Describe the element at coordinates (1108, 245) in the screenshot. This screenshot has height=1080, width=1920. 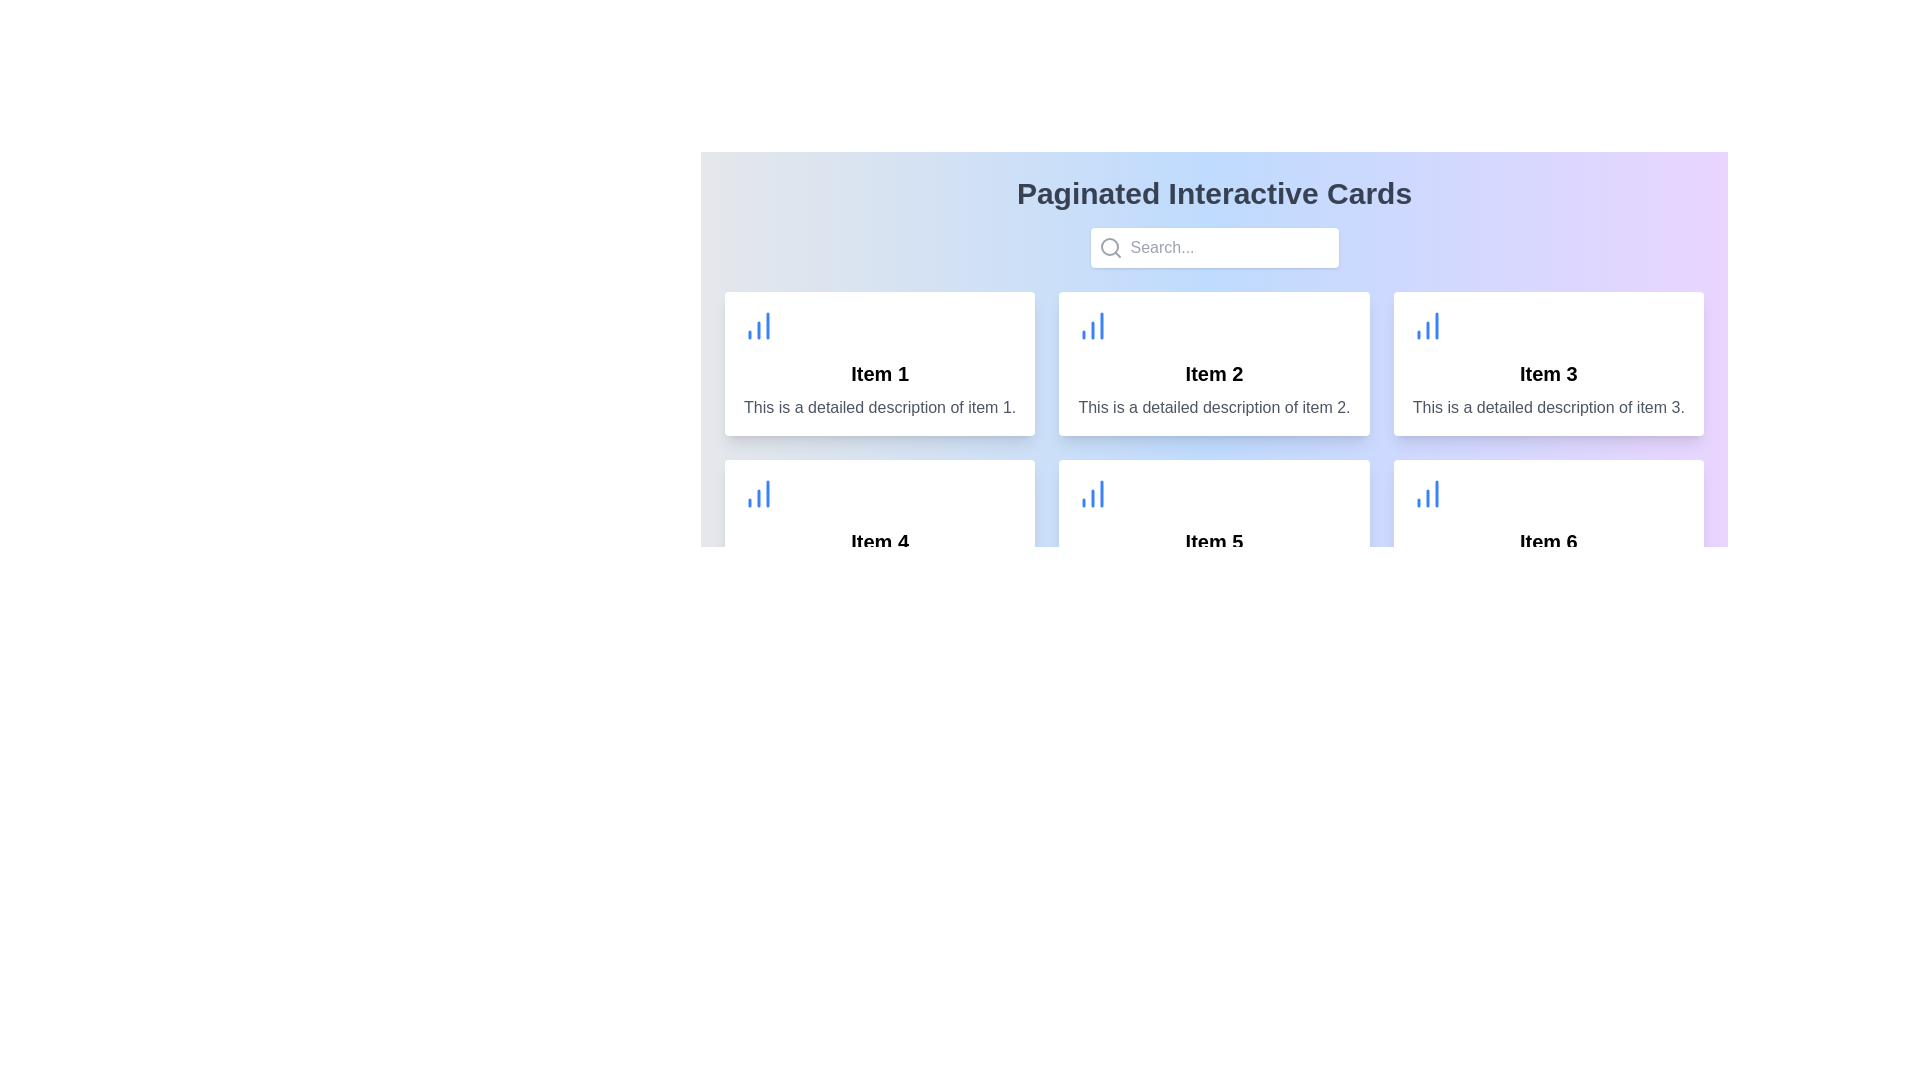
I see `the Decorative SVG circle that is centered inside the search icon in the upper section of the page's search bar` at that location.